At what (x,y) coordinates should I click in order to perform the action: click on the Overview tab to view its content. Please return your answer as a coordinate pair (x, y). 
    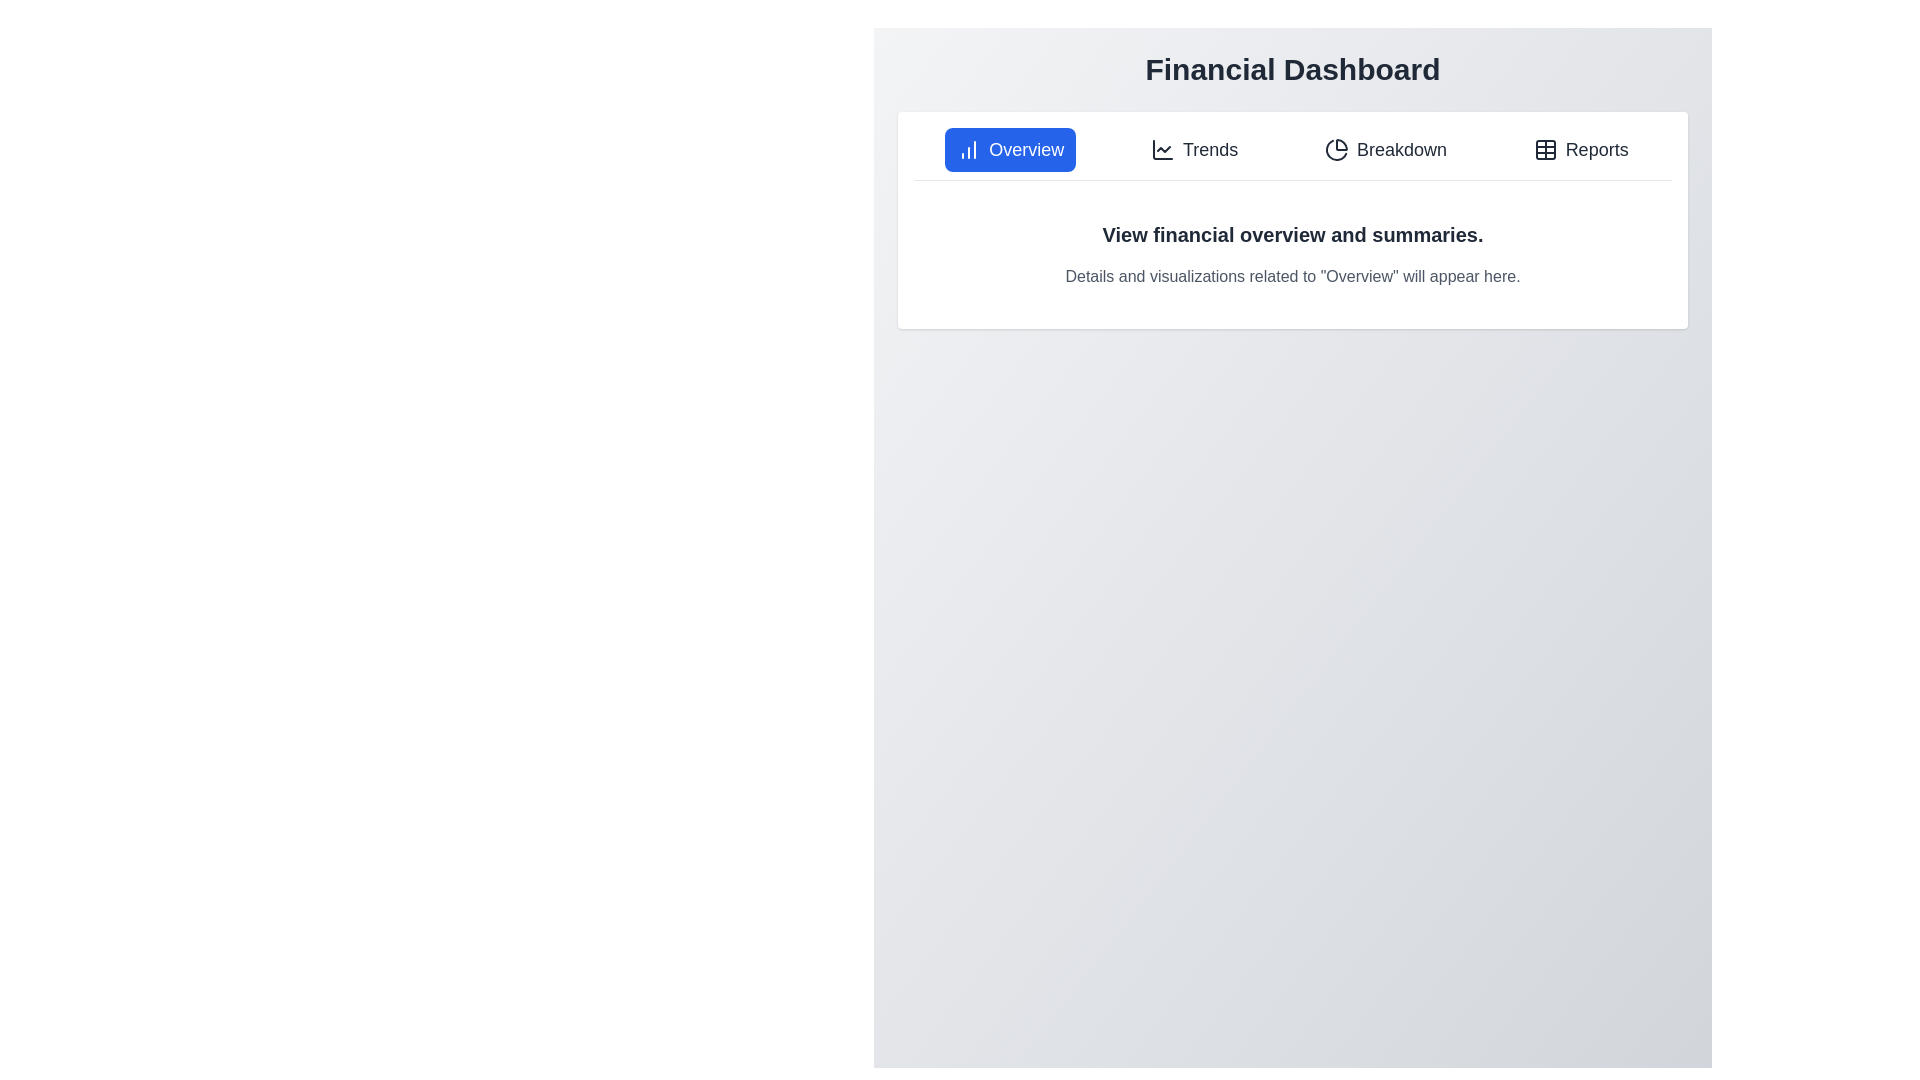
    Looking at the image, I should click on (1009, 149).